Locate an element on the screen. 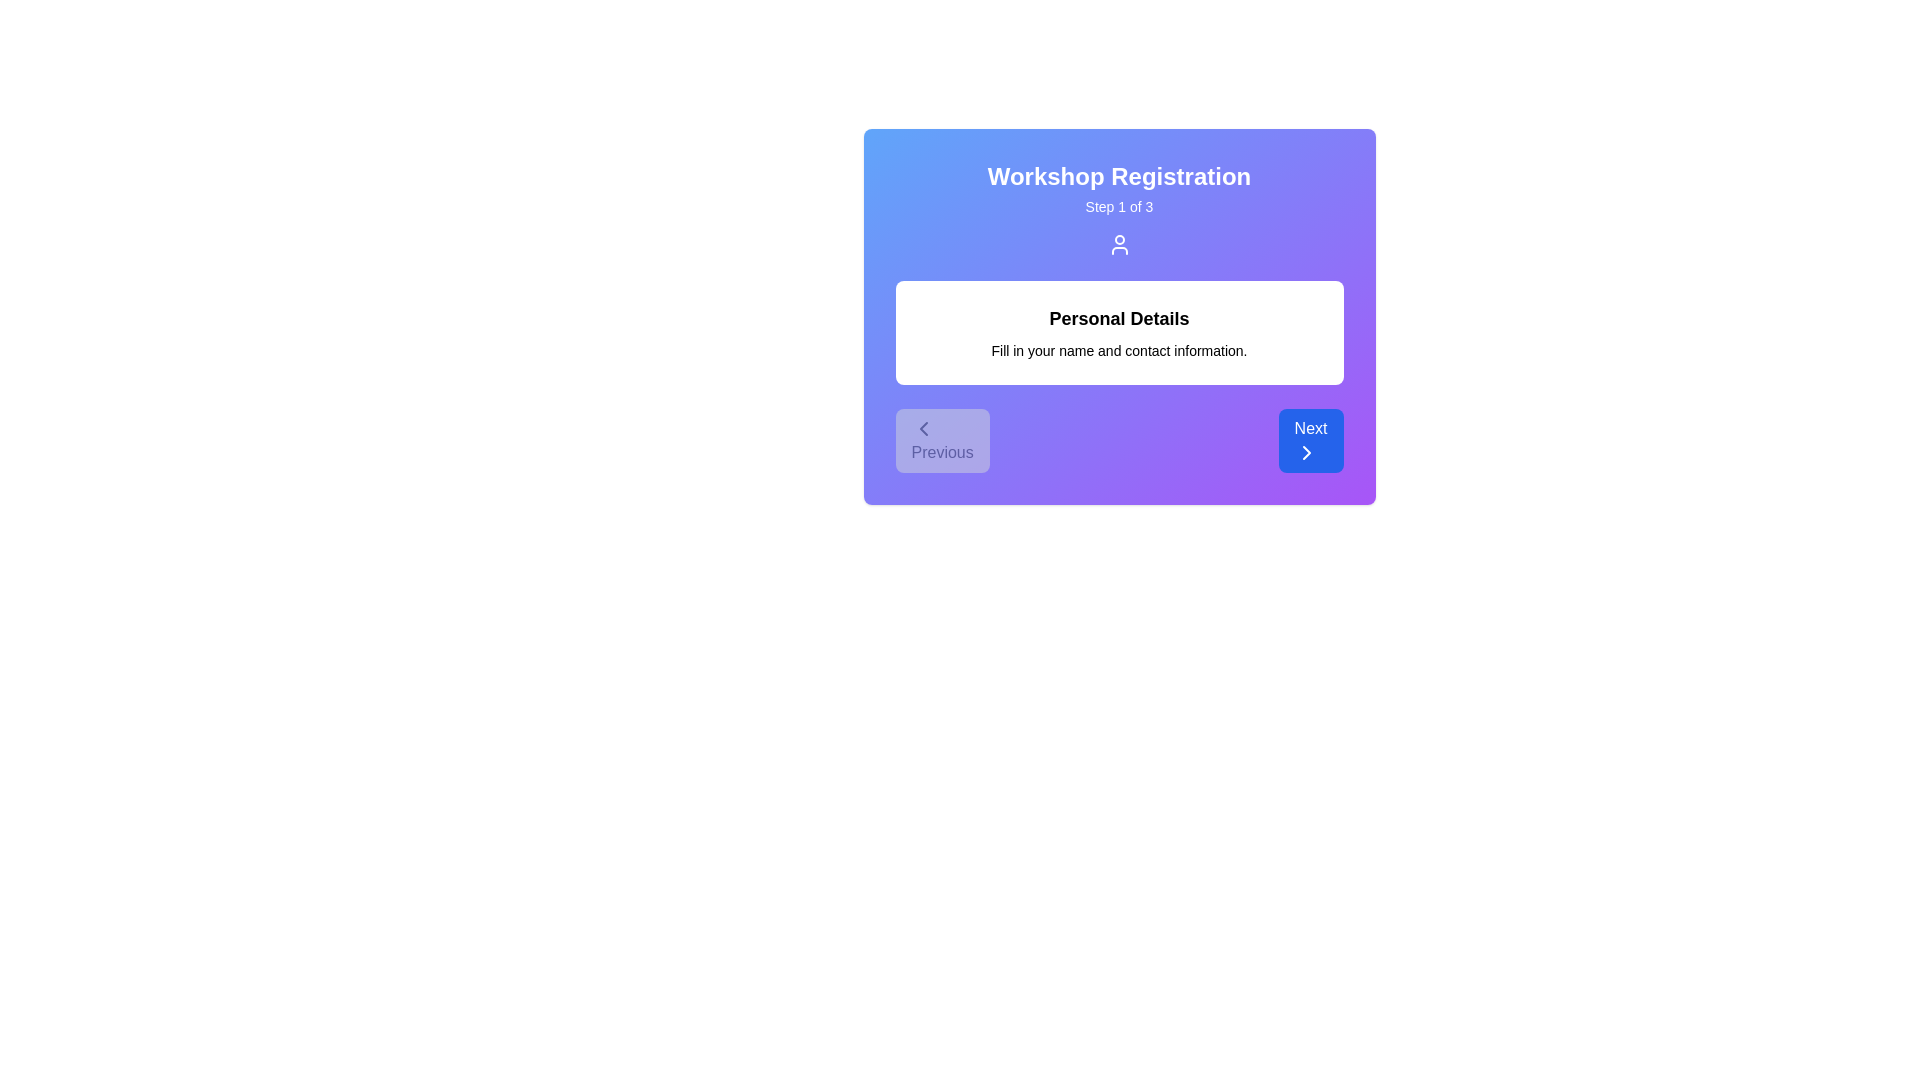 This screenshot has width=1920, height=1080. the Chevron Left icon located within the 'Previous' button in the lower-left section of the registration form is located at coordinates (922, 427).